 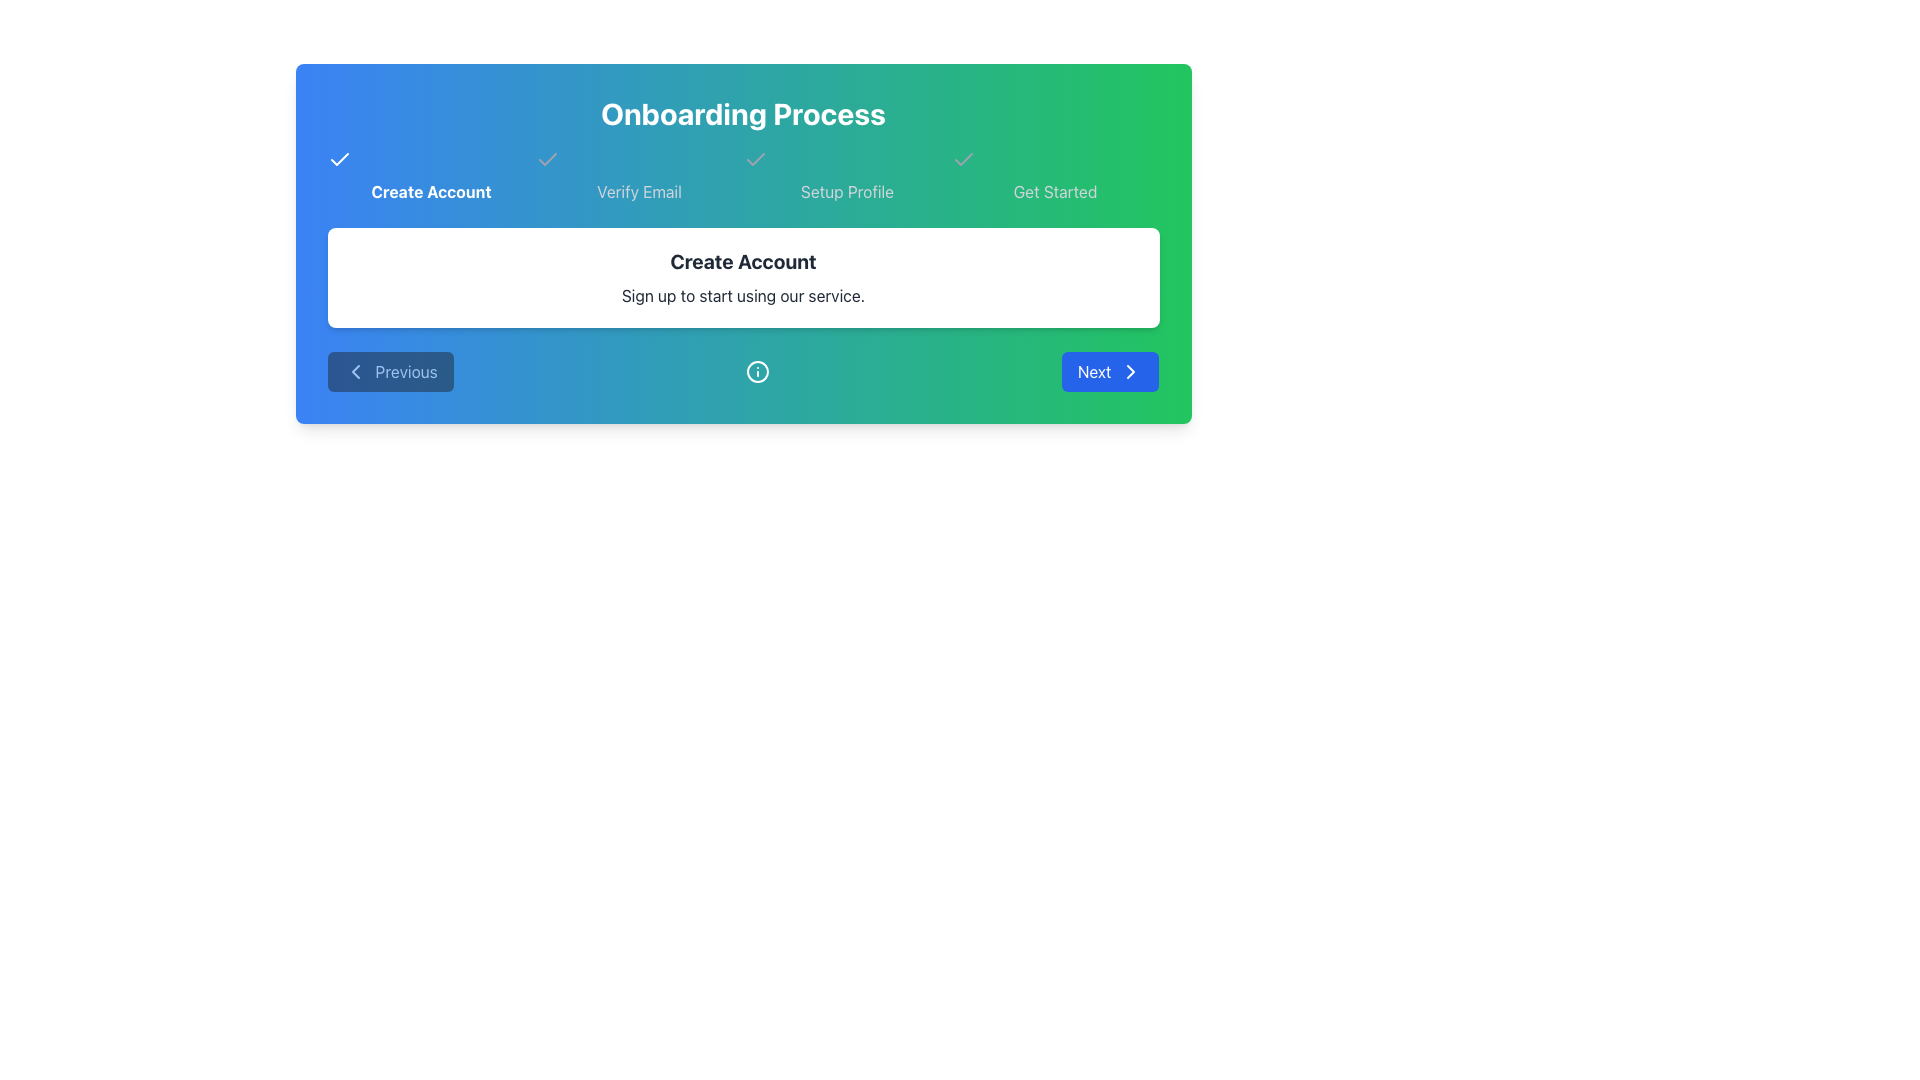 What do you see at coordinates (638, 192) in the screenshot?
I see `the 'Verify Email' text label, which is styled in white text against a gradient background, positioned second in the horizontal step indicator bar under 'Onboarding Process'` at bounding box center [638, 192].